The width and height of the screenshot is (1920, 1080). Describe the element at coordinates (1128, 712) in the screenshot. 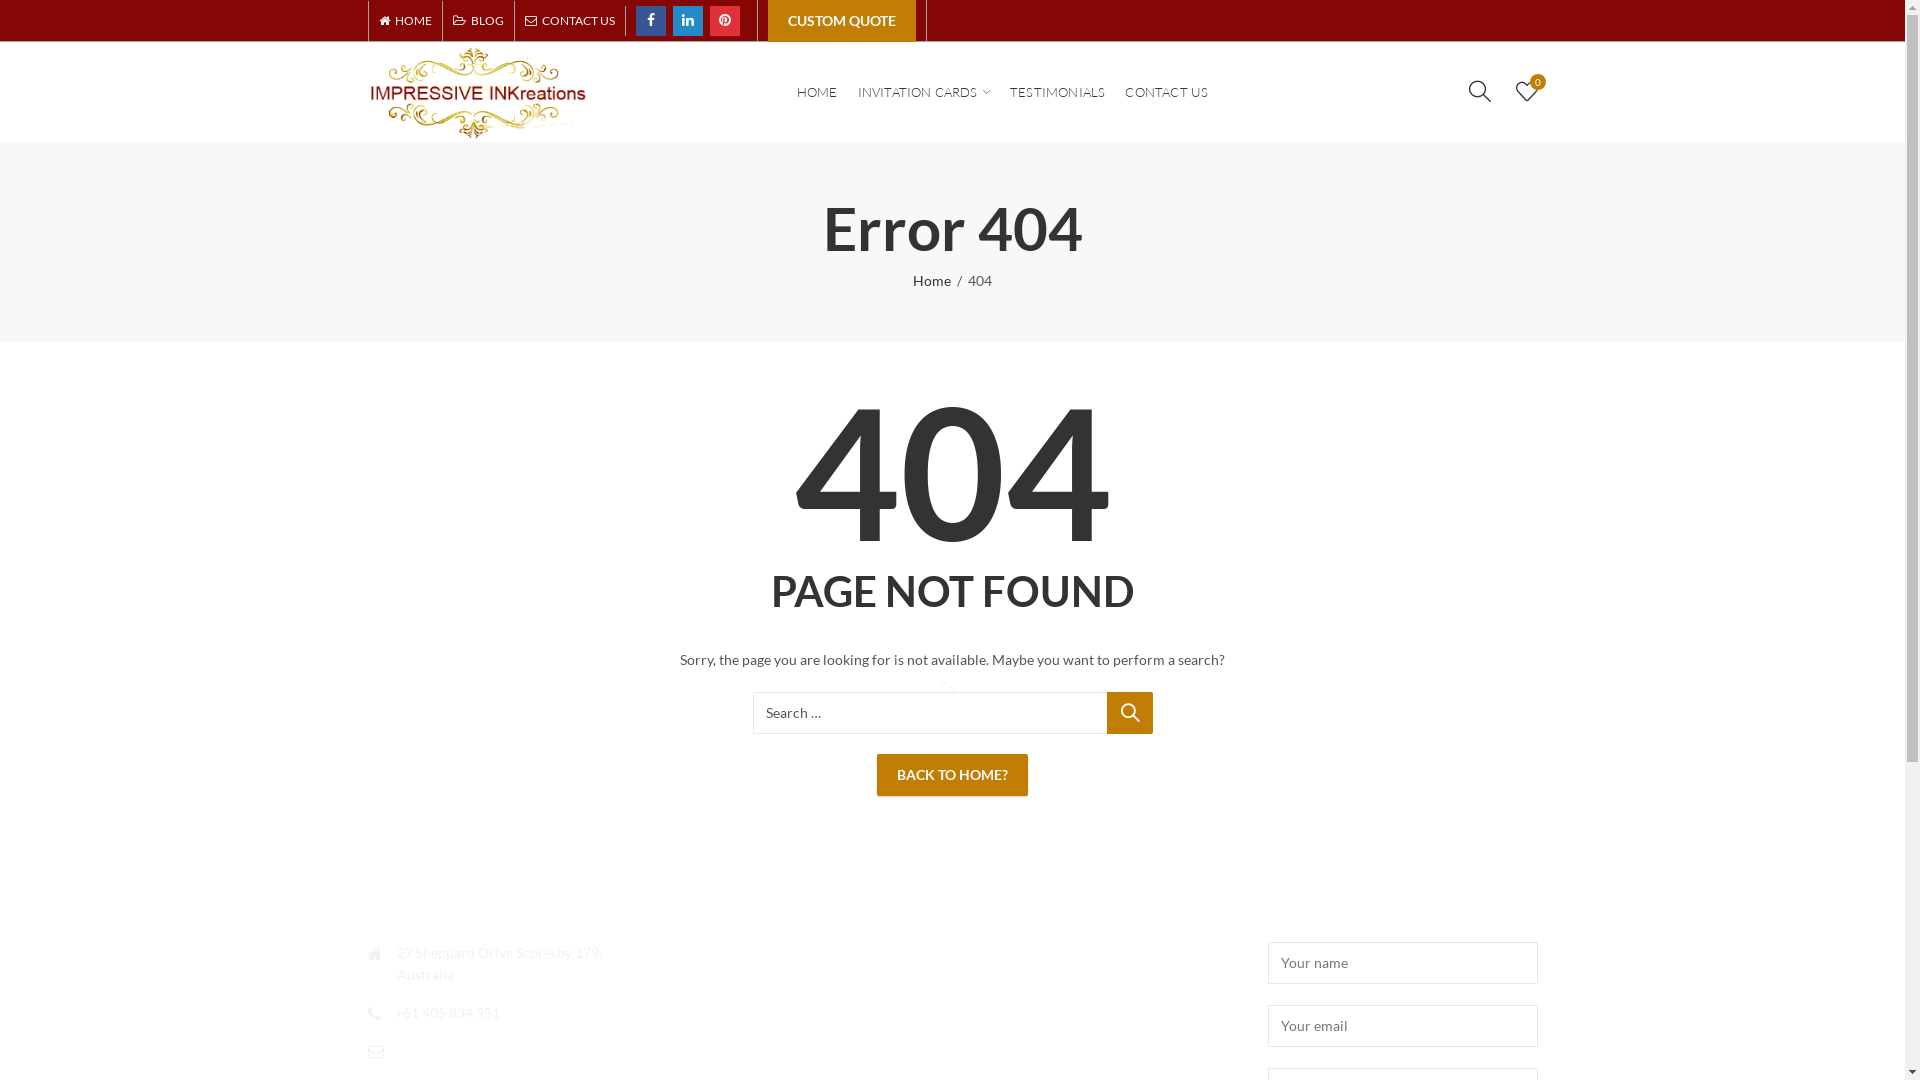

I see `'SEARCH'` at that location.